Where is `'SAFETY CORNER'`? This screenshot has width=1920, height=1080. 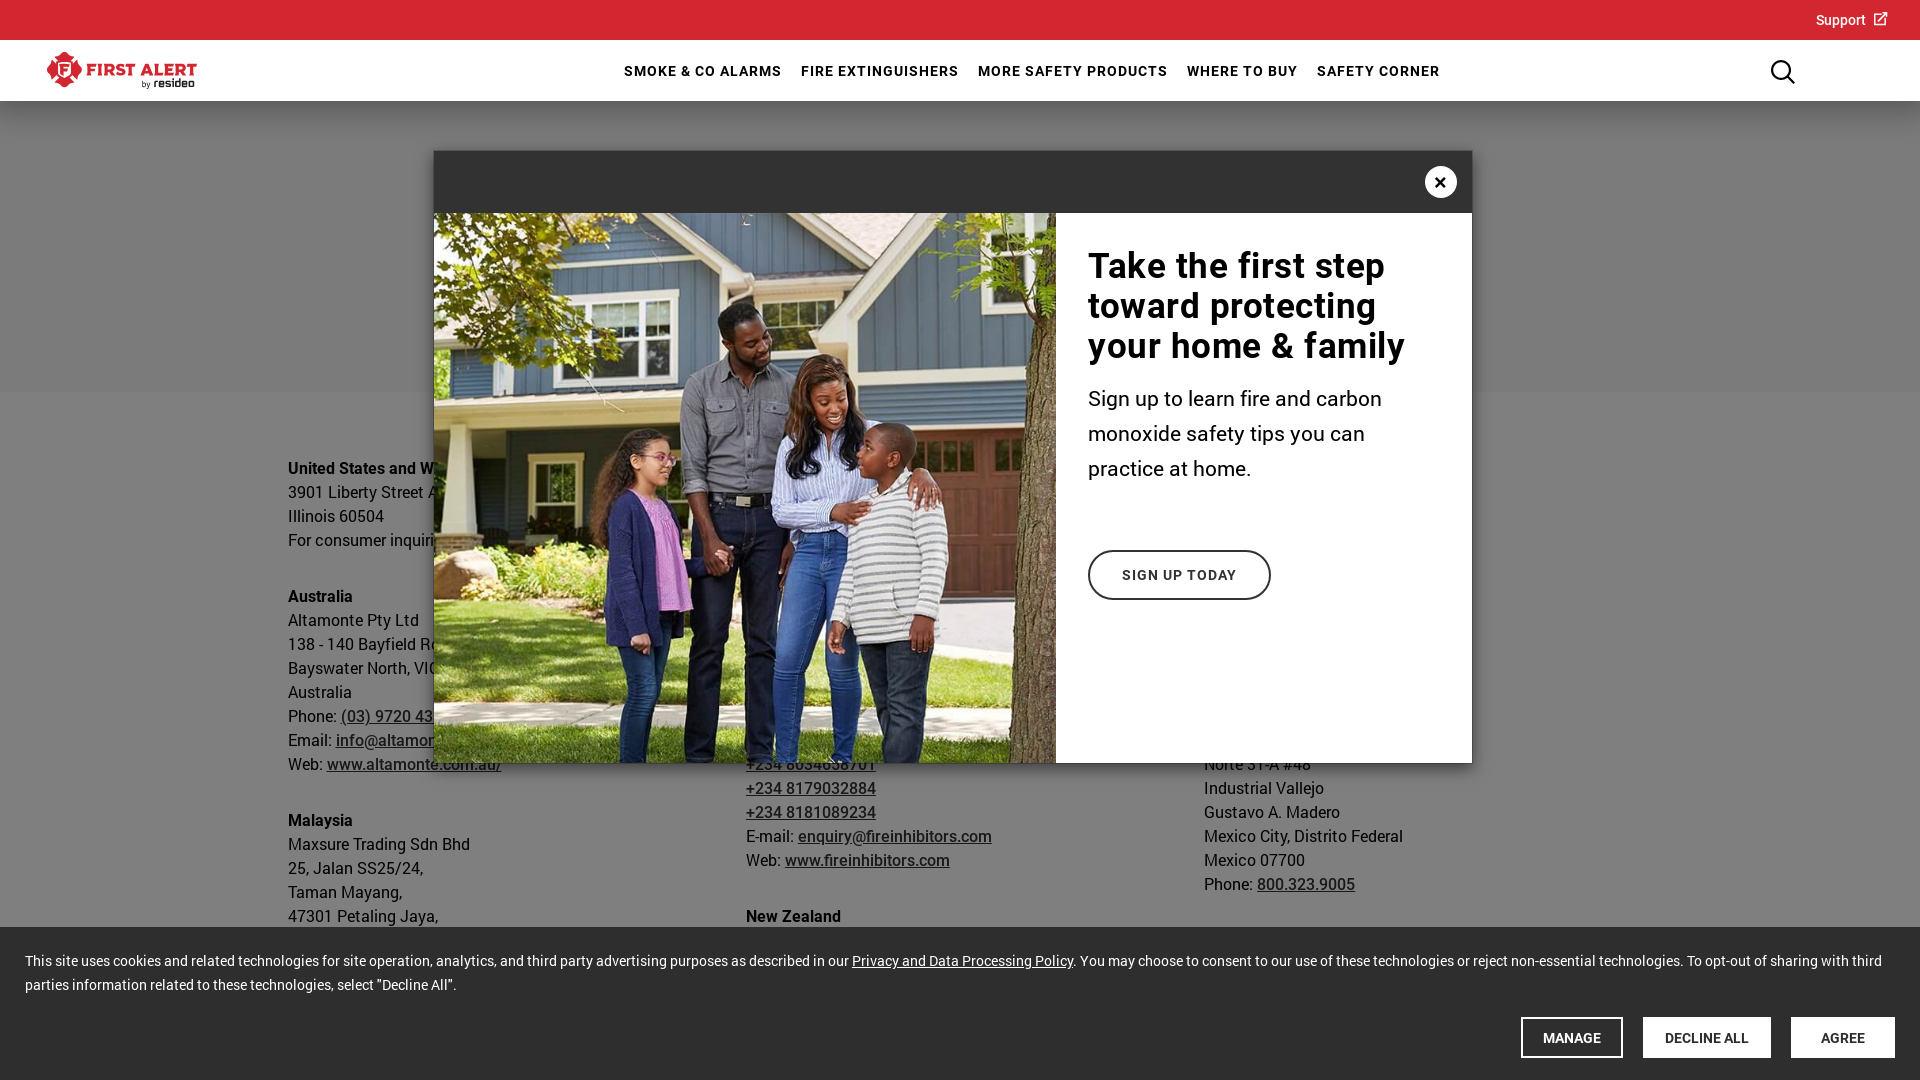 'SAFETY CORNER' is located at coordinates (1376, 69).